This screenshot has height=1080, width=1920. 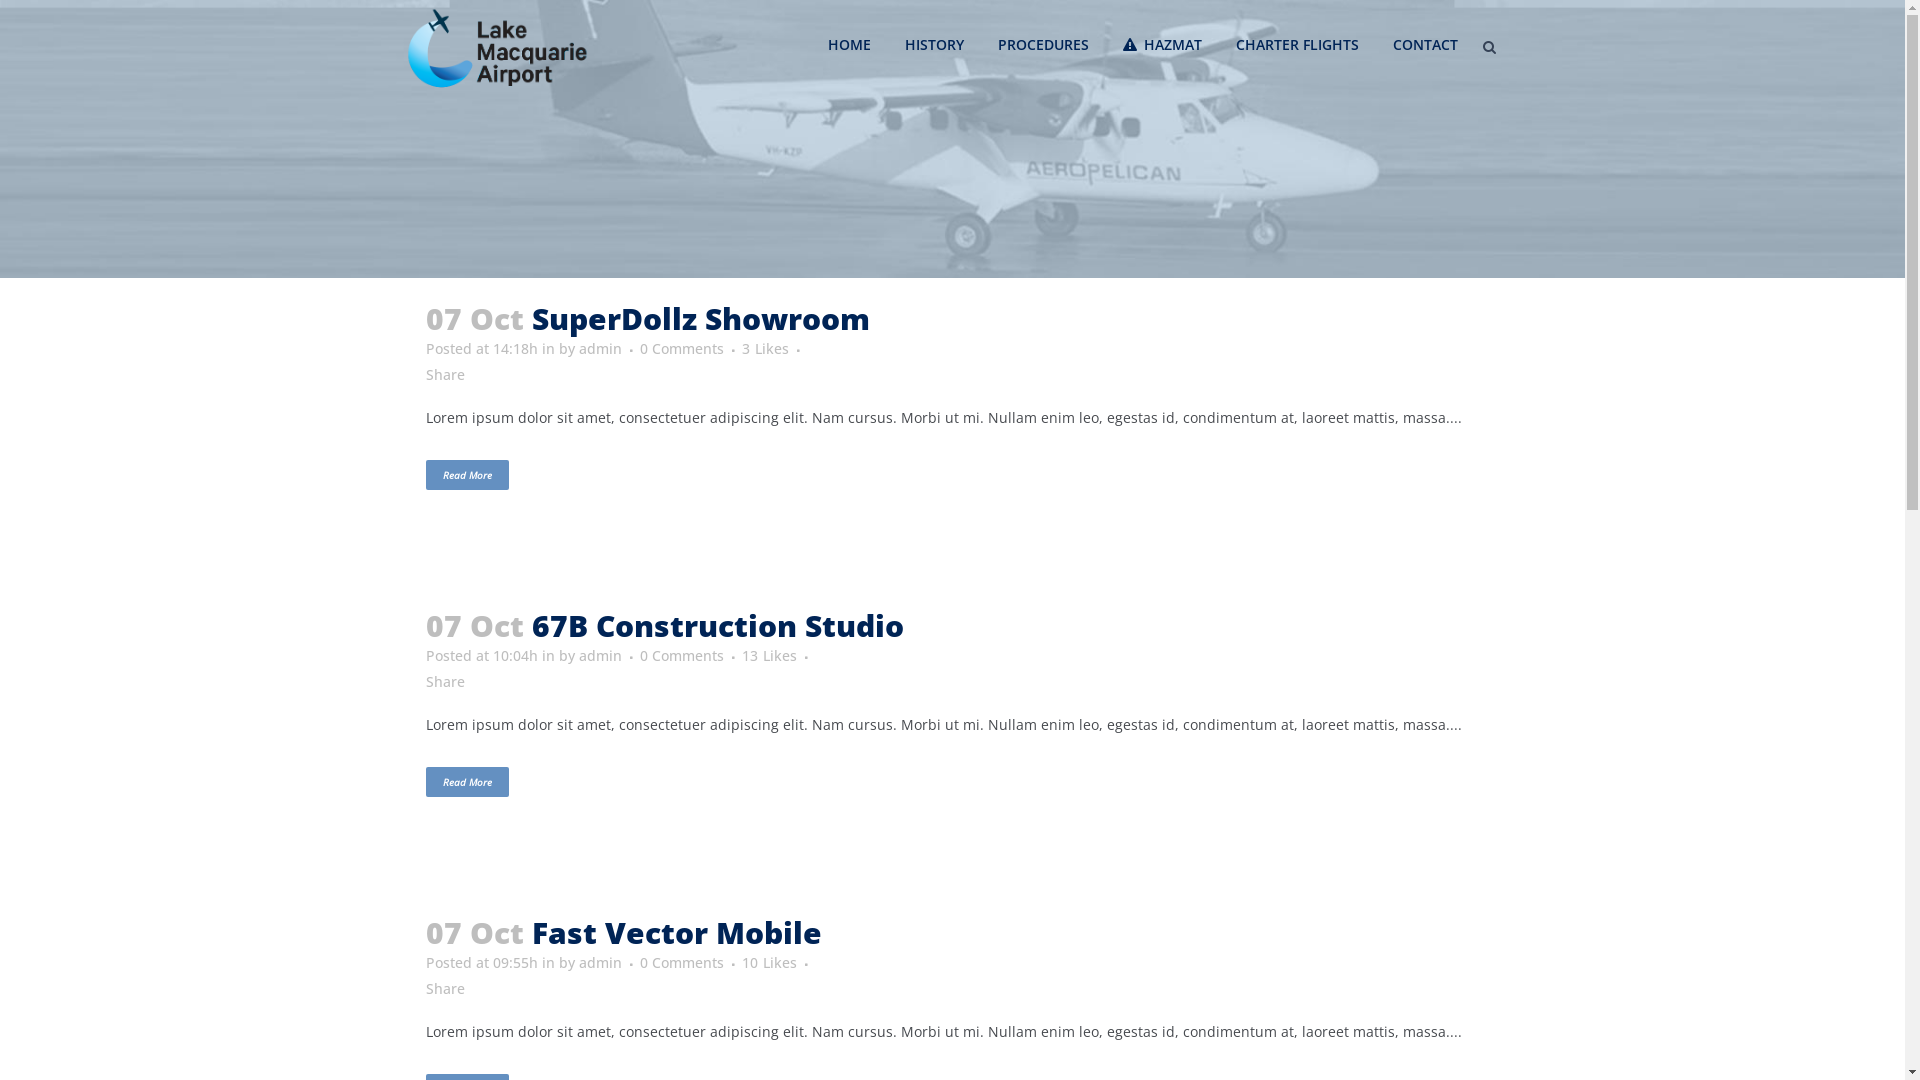 What do you see at coordinates (676, 932) in the screenshot?
I see `'Fast Vector Mobile'` at bounding box center [676, 932].